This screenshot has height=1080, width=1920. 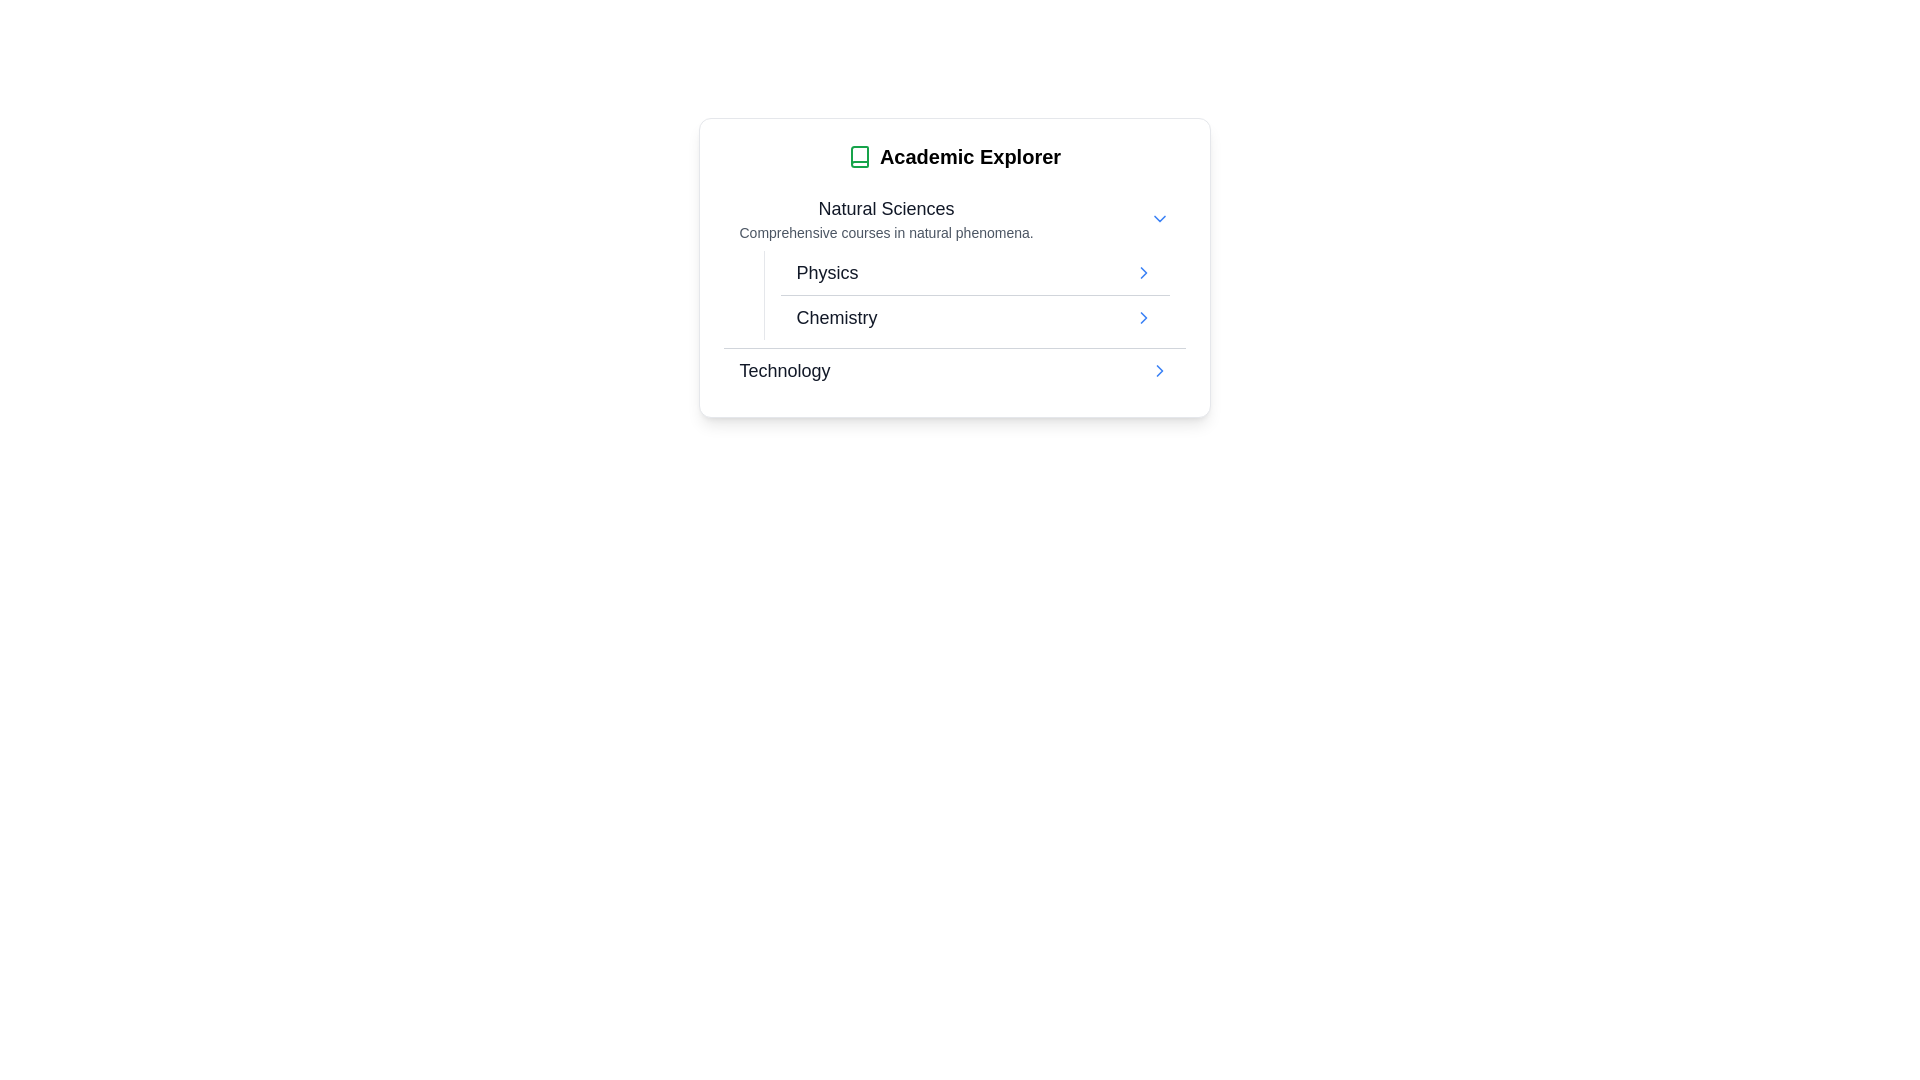 What do you see at coordinates (953, 219) in the screenshot?
I see `the 'Natural Sciences' category item, which is the first item under the 'Academic Explorer' heading` at bounding box center [953, 219].